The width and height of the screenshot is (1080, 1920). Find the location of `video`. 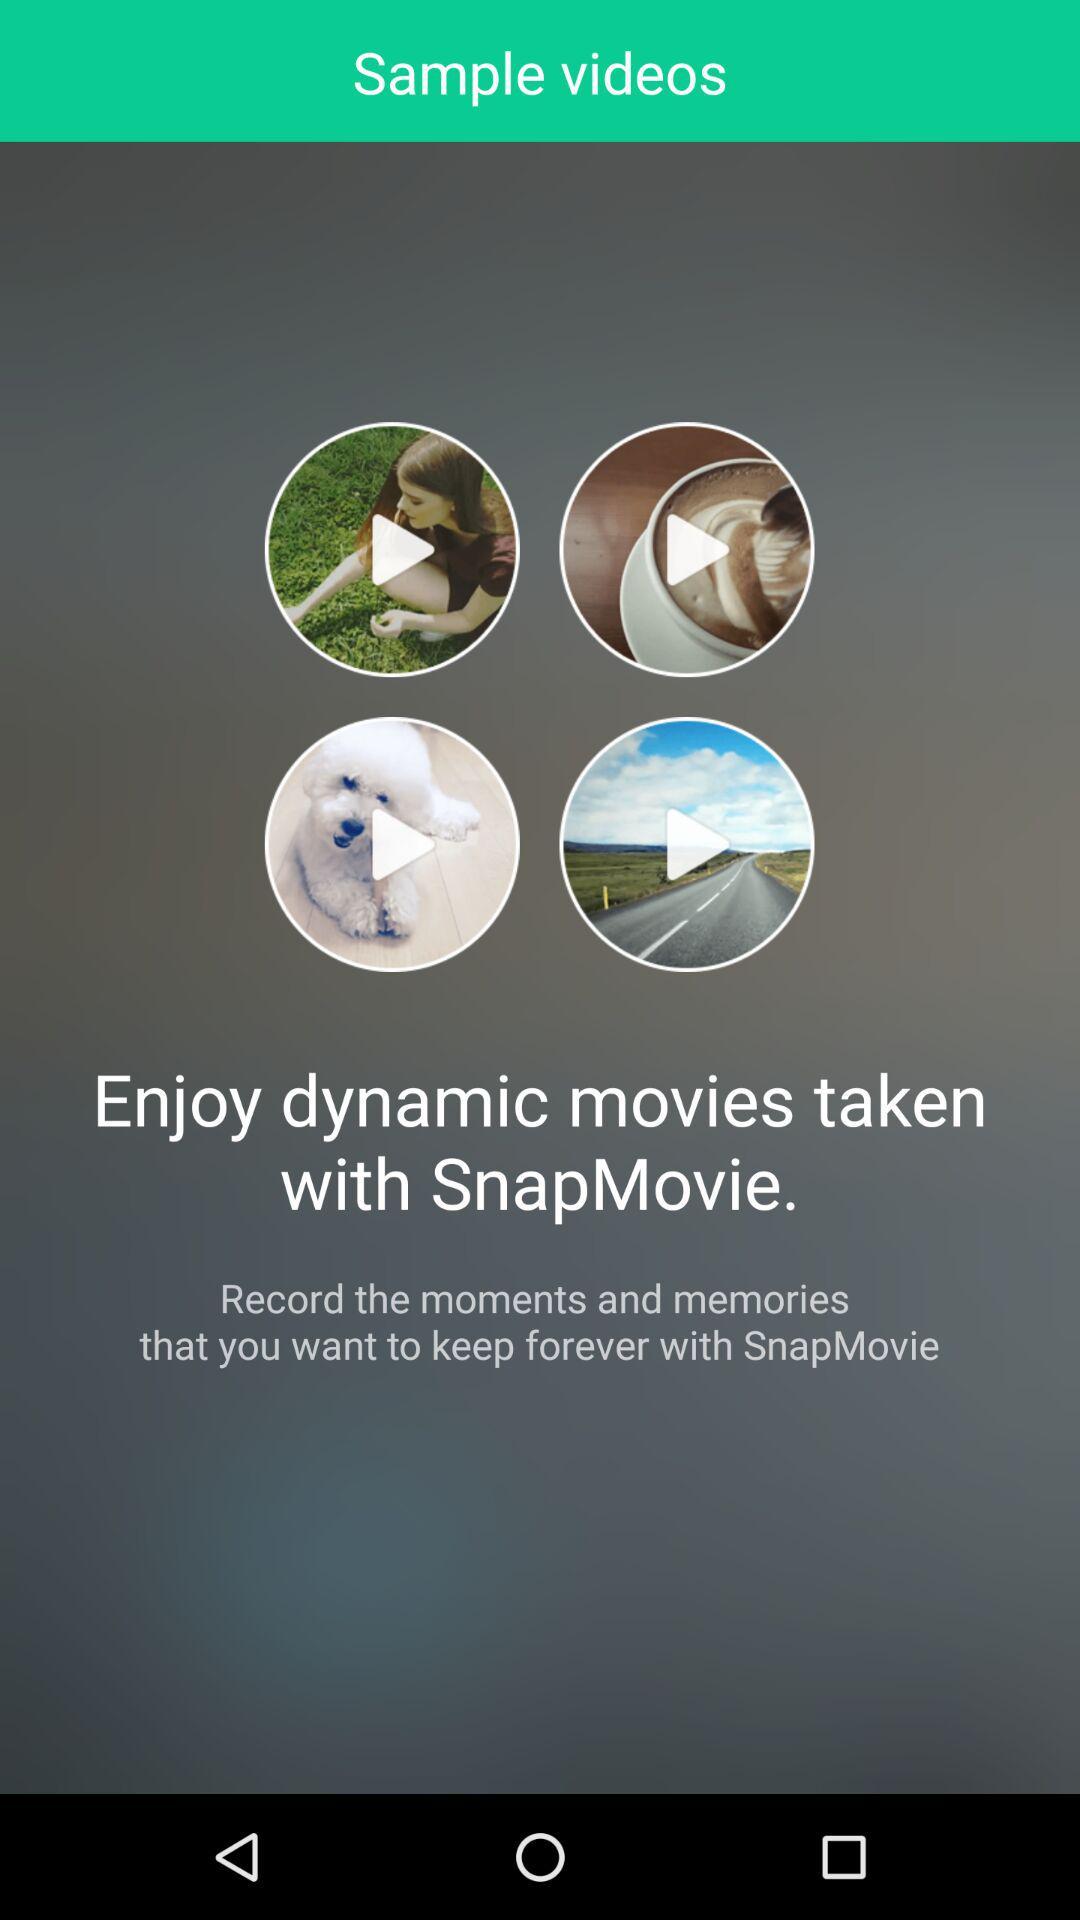

video is located at coordinates (685, 844).